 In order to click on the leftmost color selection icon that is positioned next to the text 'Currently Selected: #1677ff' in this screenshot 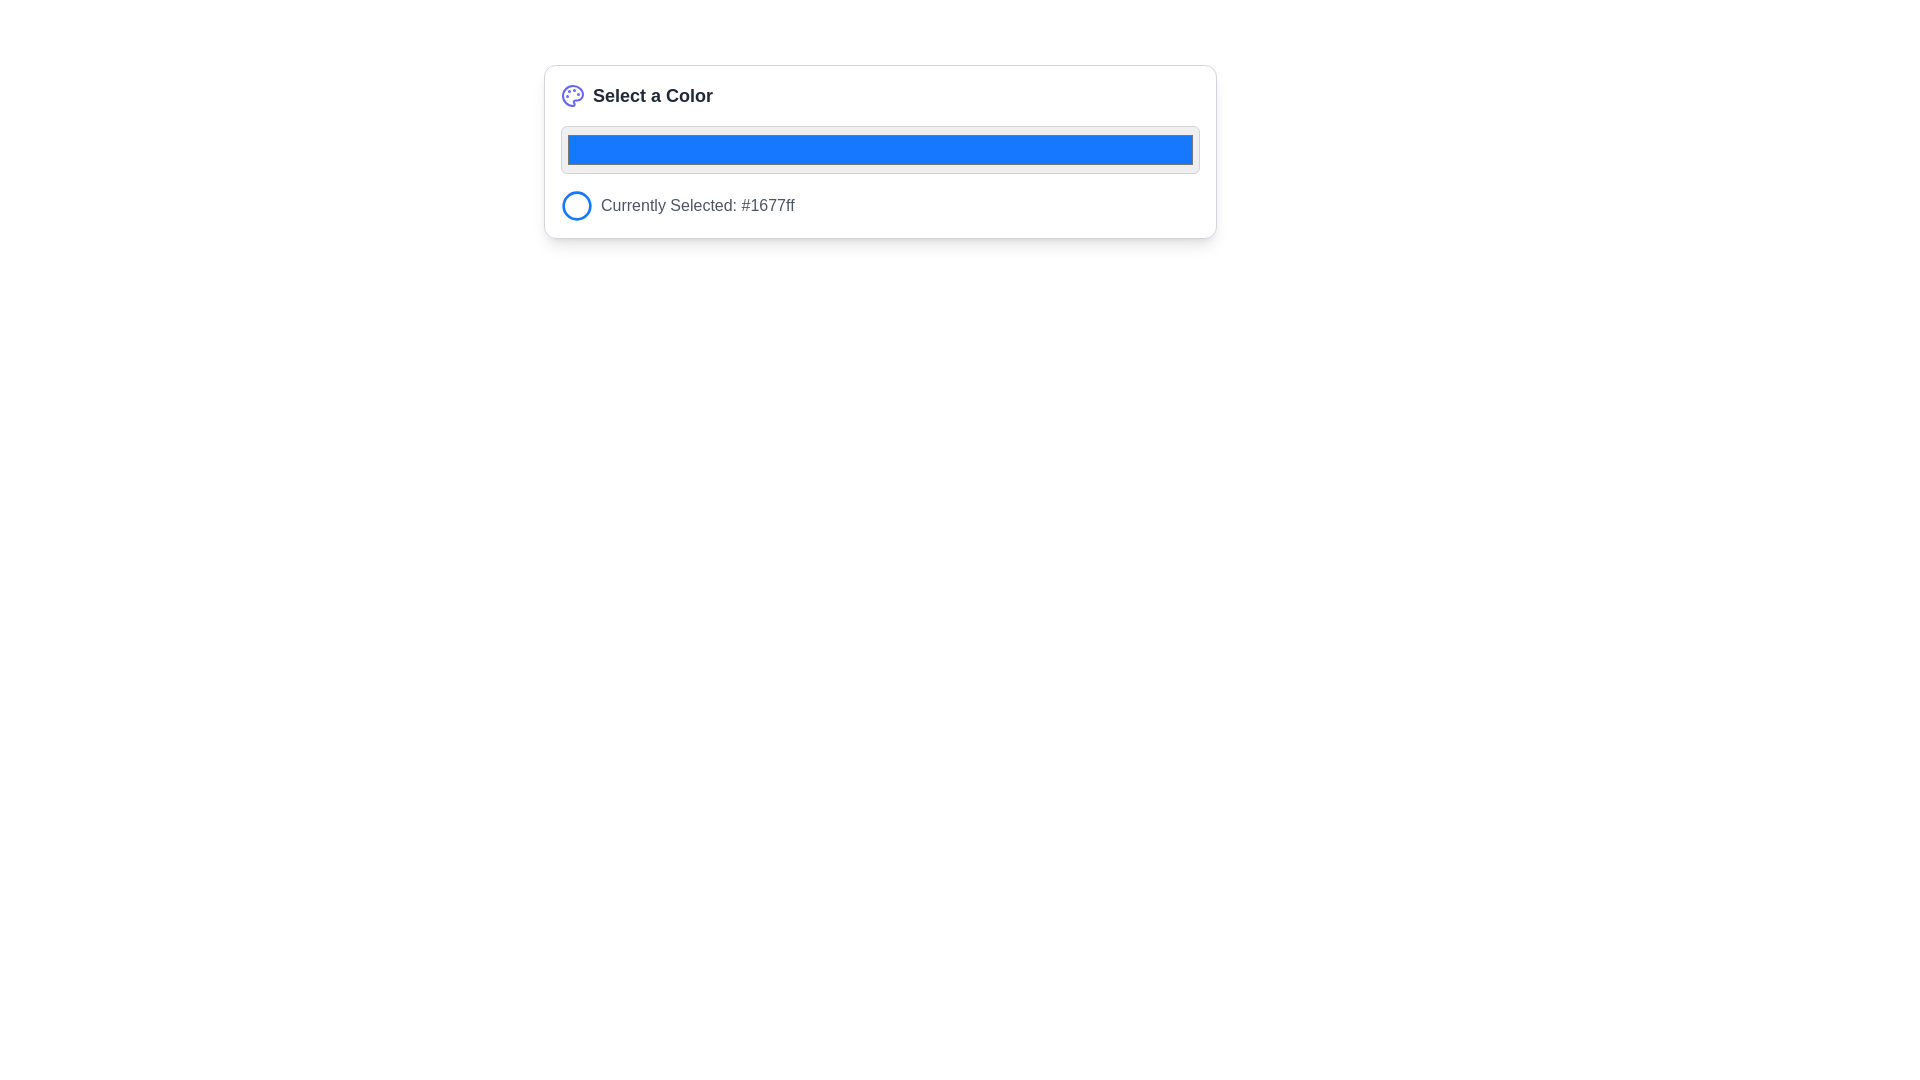, I will do `click(575, 205)`.